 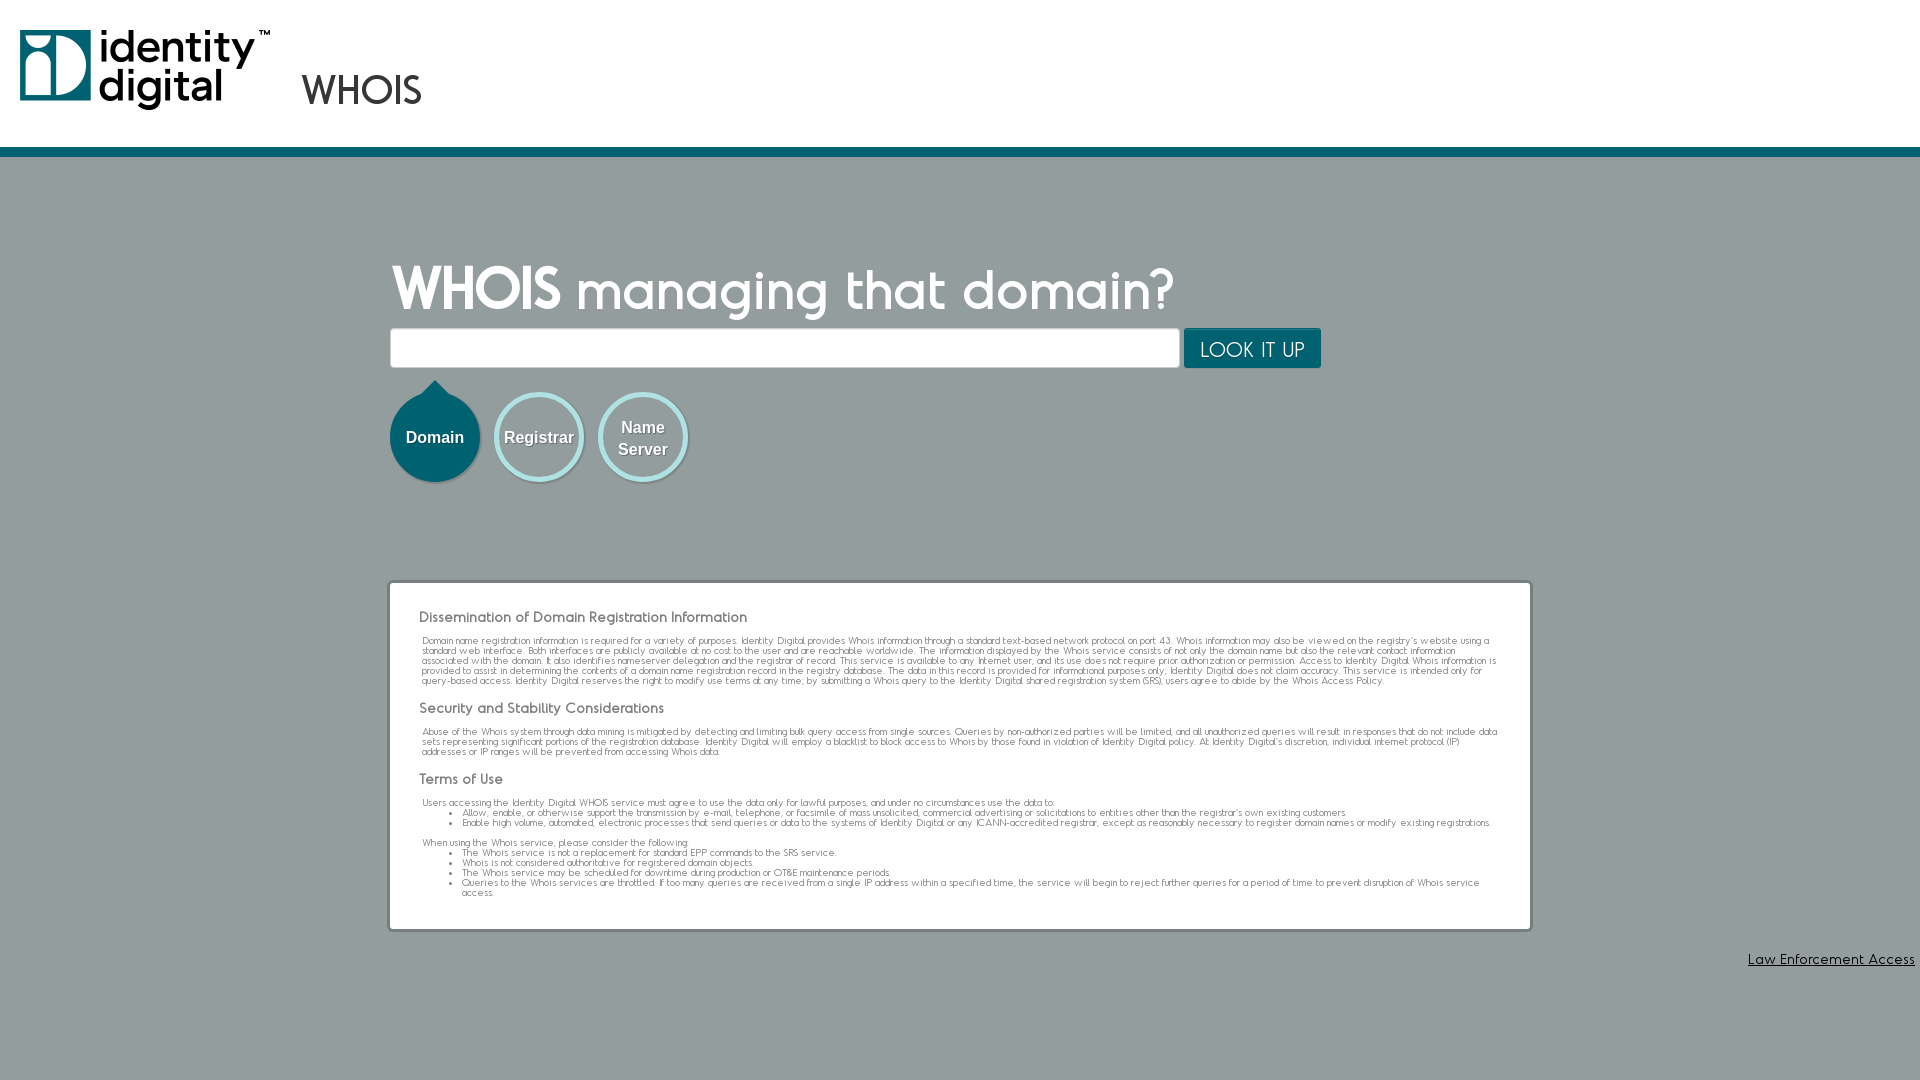 I want to click on 'Law Enforcement Access', so click(x=1831, y=957).